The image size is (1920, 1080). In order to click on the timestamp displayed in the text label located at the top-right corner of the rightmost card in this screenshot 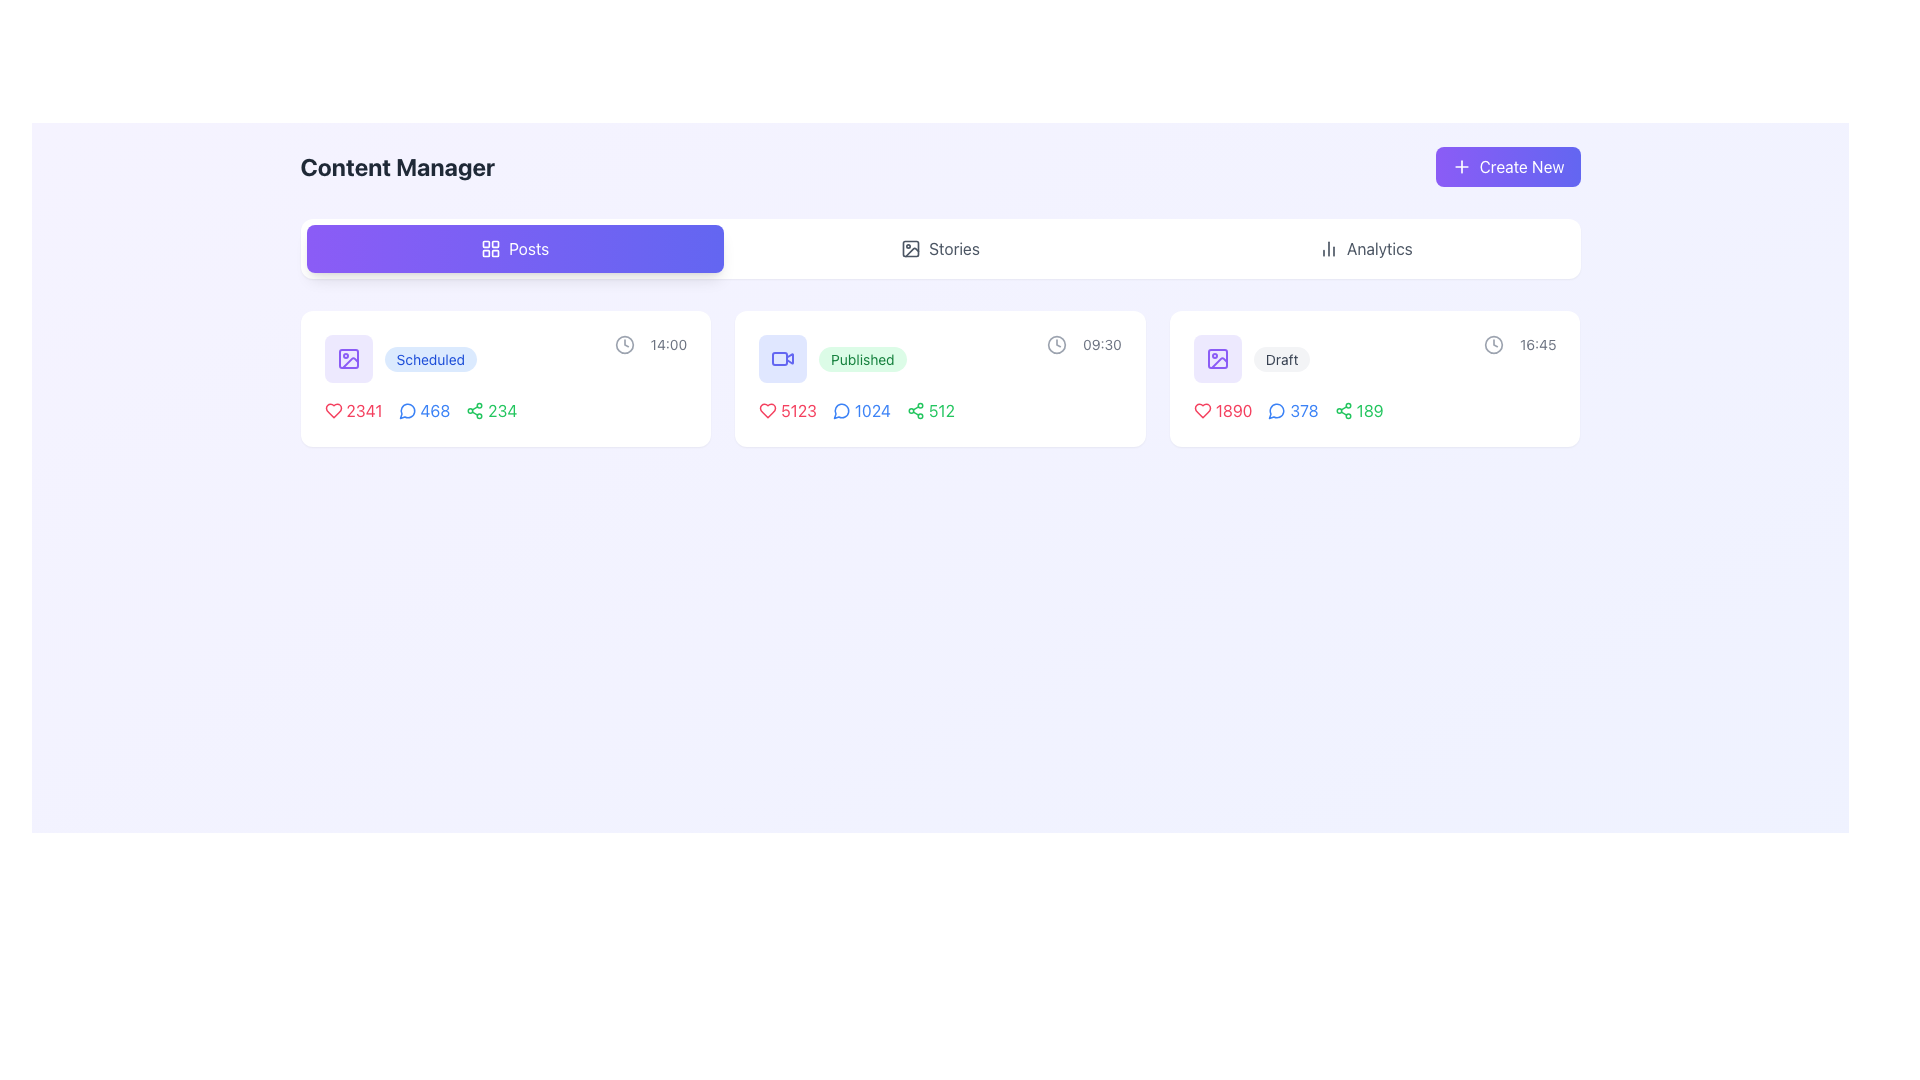, I will do `click(1537, 343)`.